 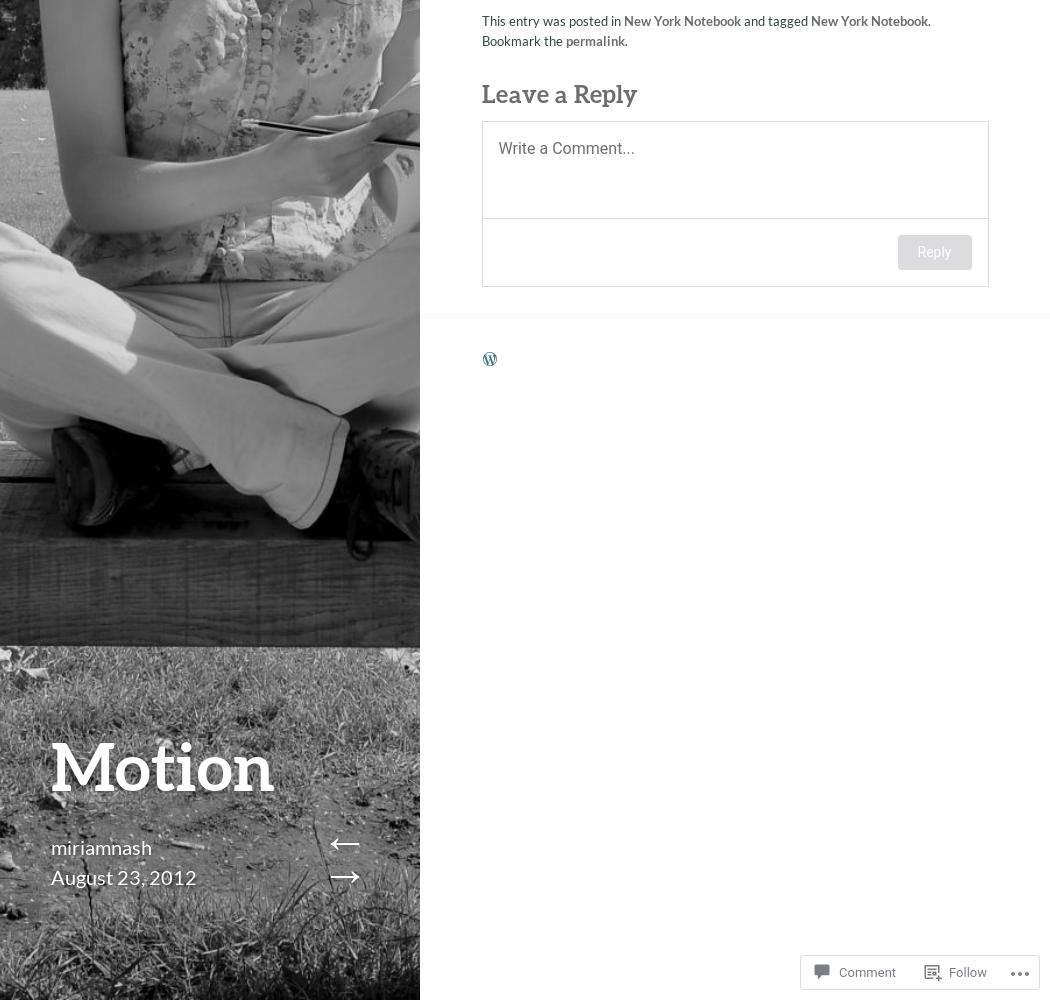 What do you see at coordinates (551, 16) in the screenshot?
I see `'This entry was posted in'` at bounding box center [551, 16].